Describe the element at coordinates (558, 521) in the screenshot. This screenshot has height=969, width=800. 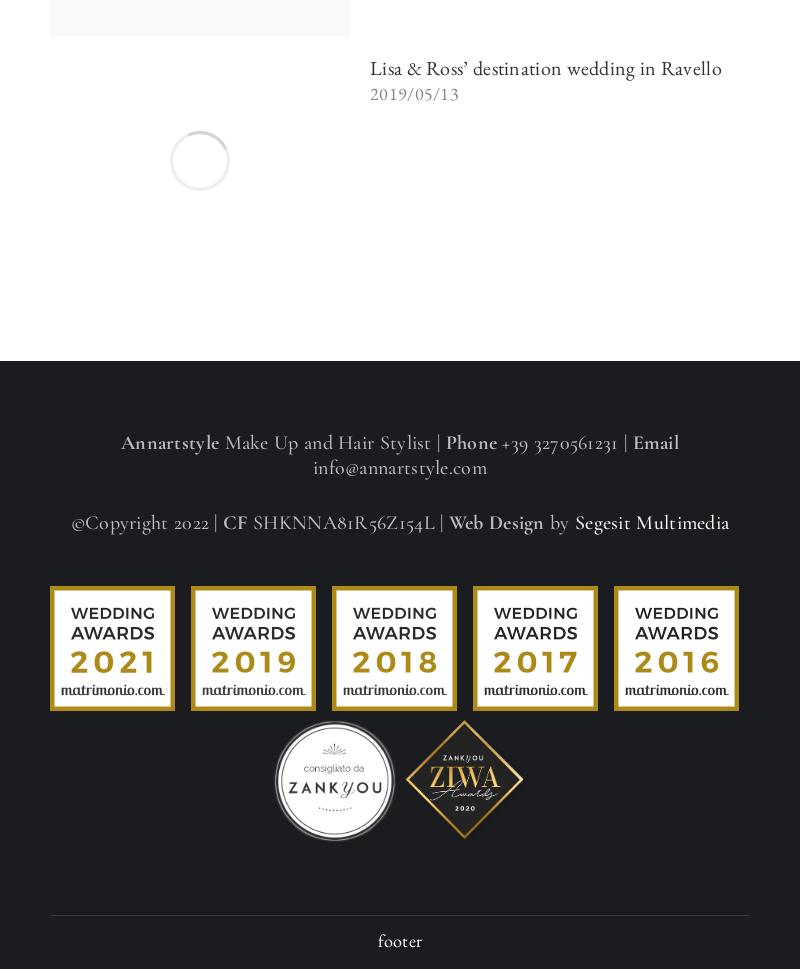
I see `'by'` at that location.